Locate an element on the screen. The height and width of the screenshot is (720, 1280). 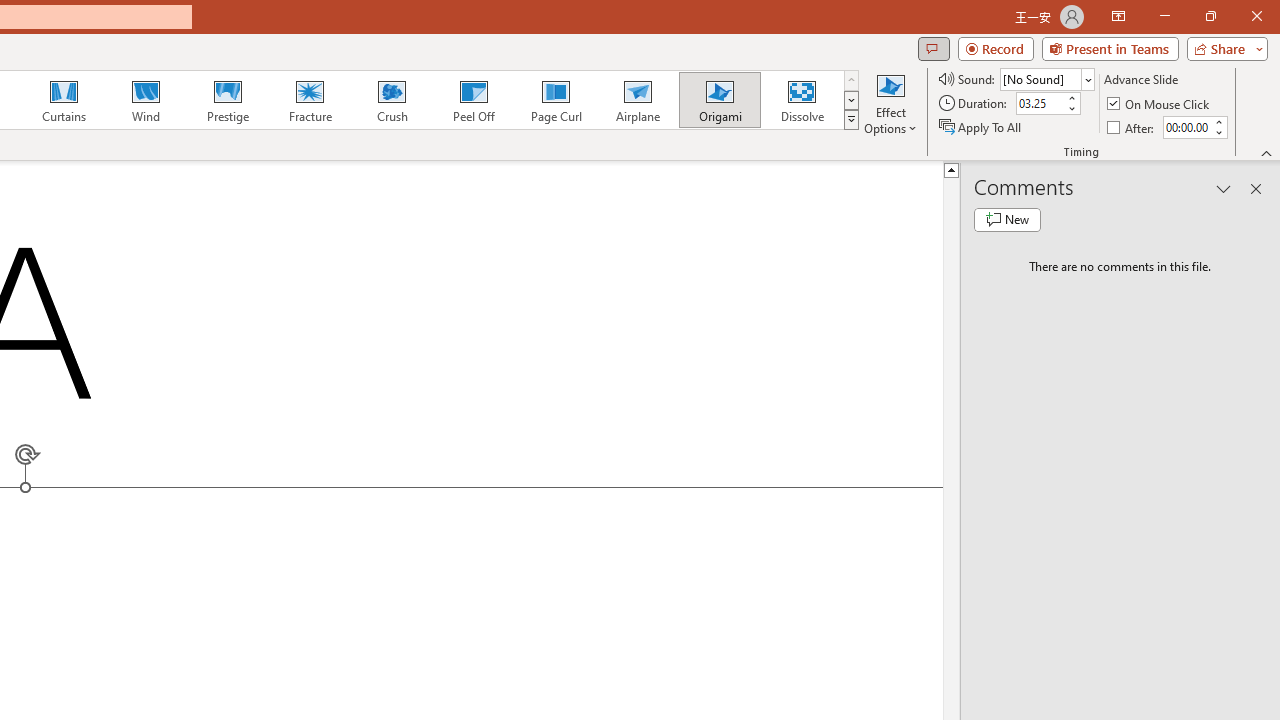
'Fracture' is located at coordinates (308, 100).